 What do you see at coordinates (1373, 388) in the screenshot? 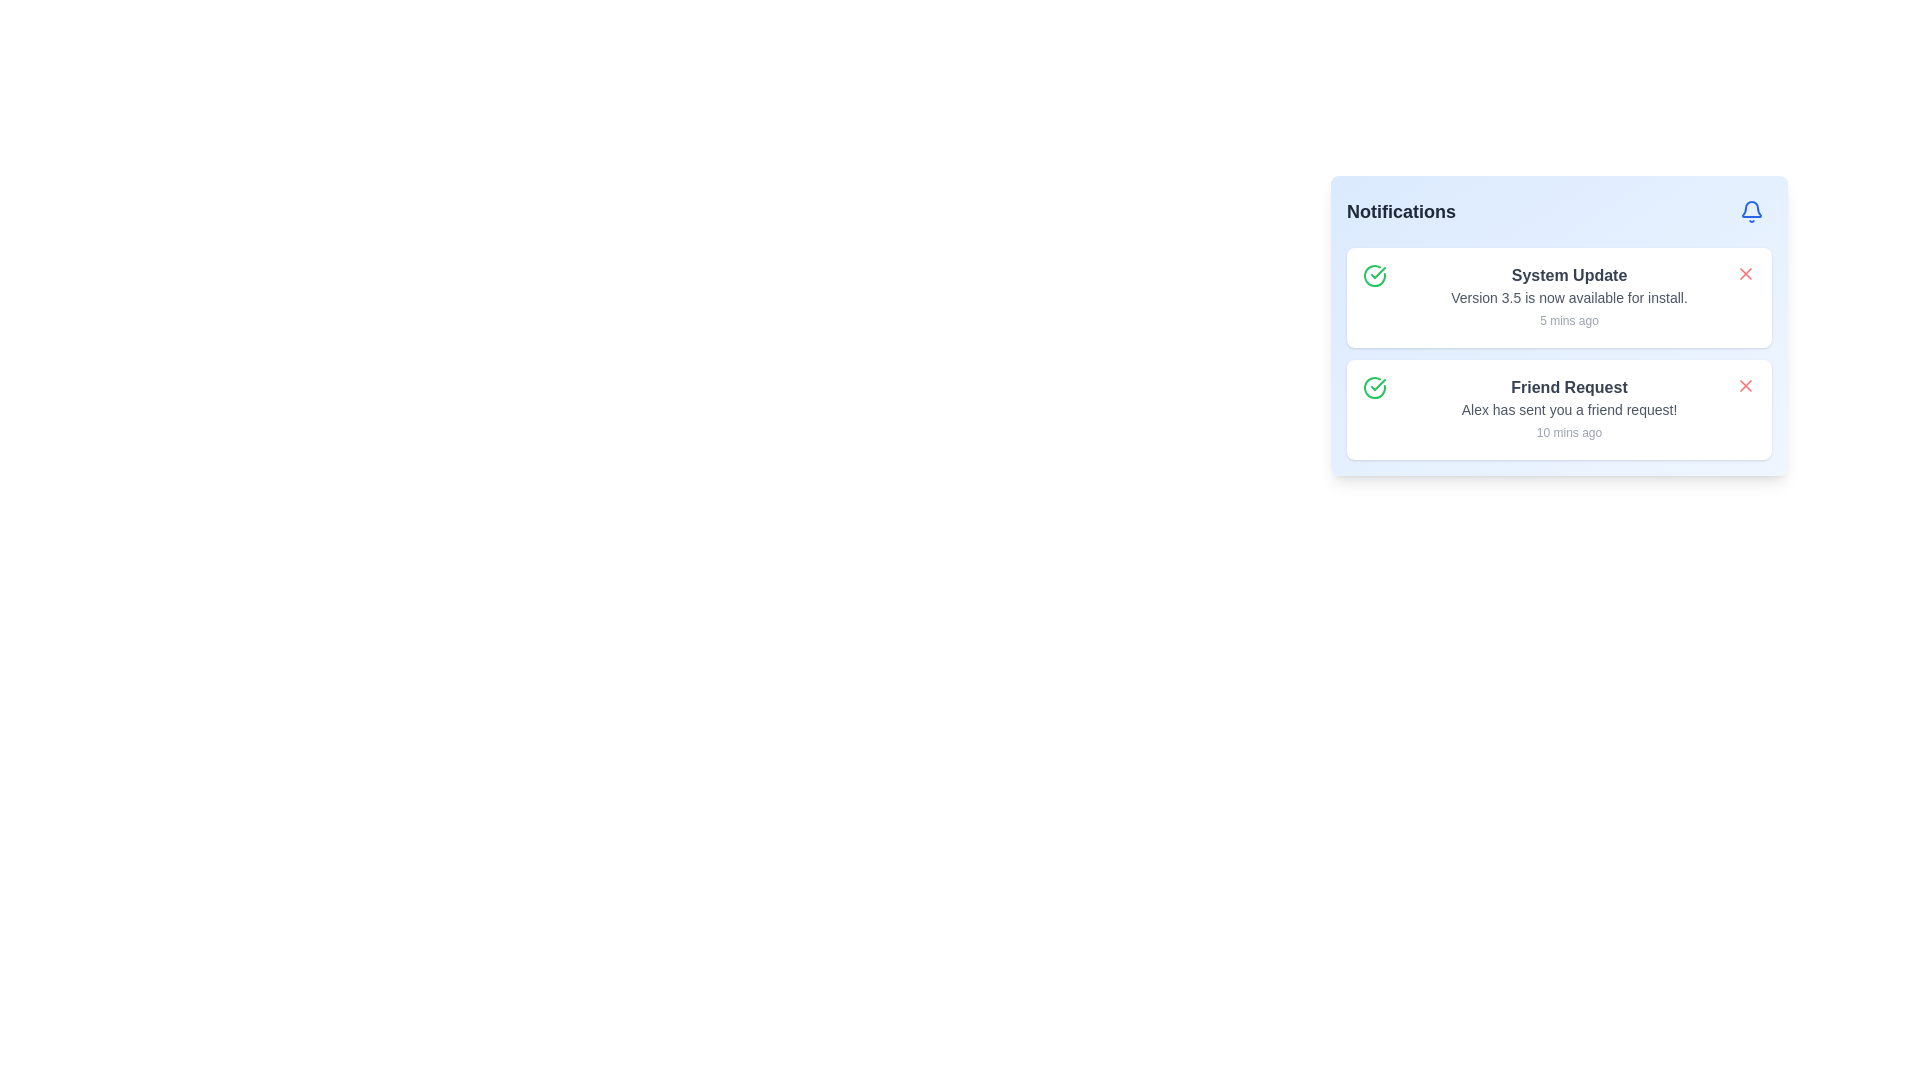
I see `the thin, curved green stroke of the checkmark icon located in the left section of the lower notification card` at bounding box center [1373, 388].